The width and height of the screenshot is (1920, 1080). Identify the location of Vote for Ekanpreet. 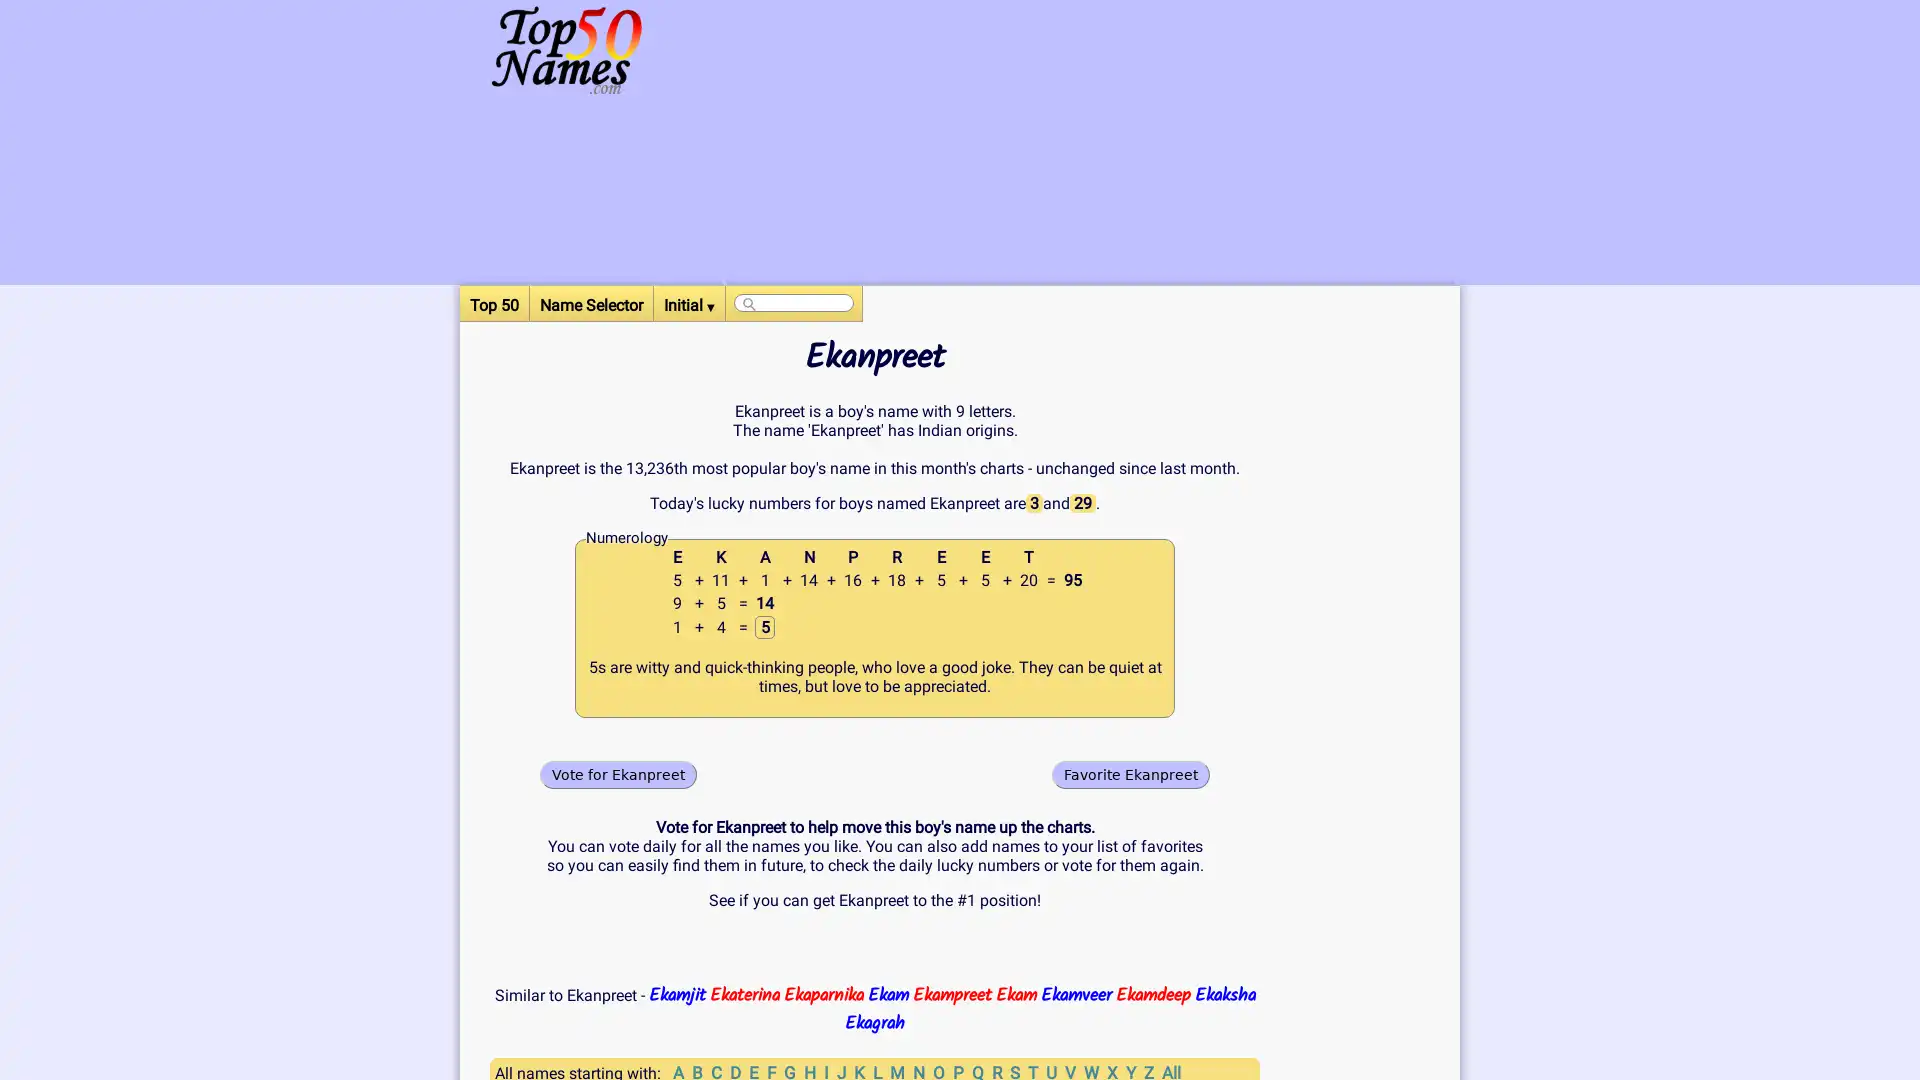
(617, 773).